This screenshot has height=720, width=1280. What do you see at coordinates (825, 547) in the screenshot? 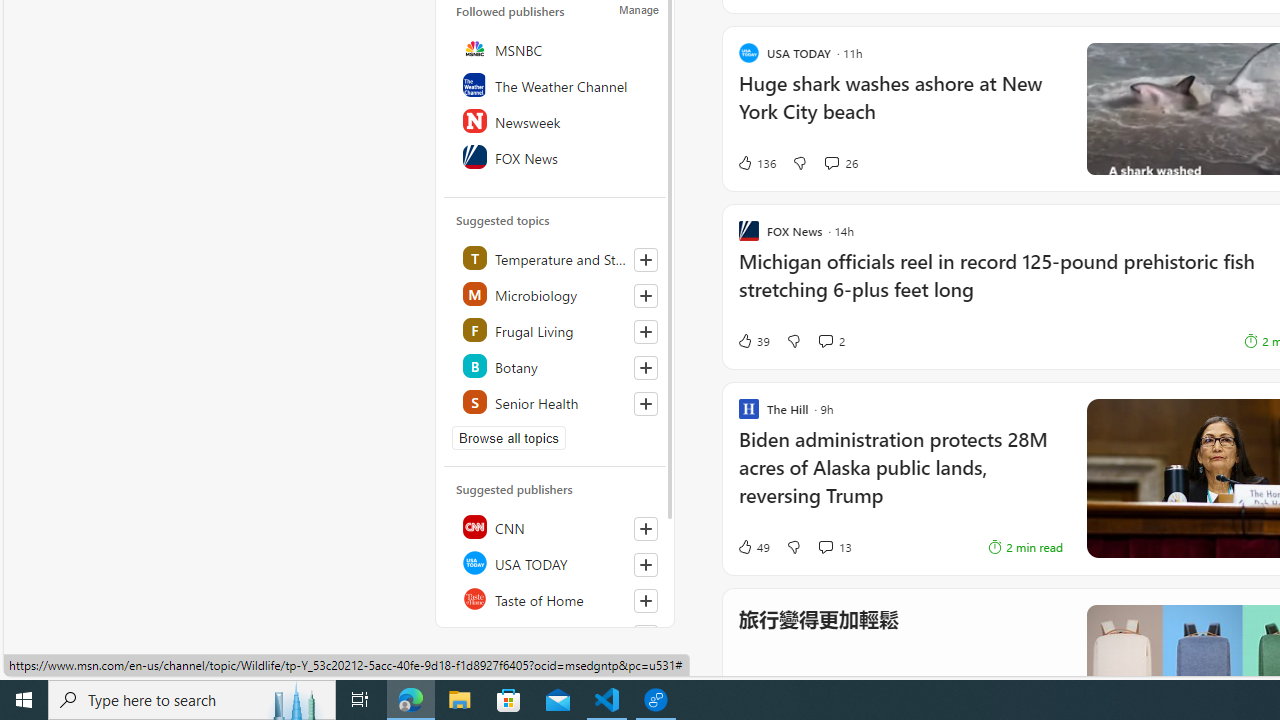
I see `'View comments 13 Comment'` at bounding box center [825, 547].